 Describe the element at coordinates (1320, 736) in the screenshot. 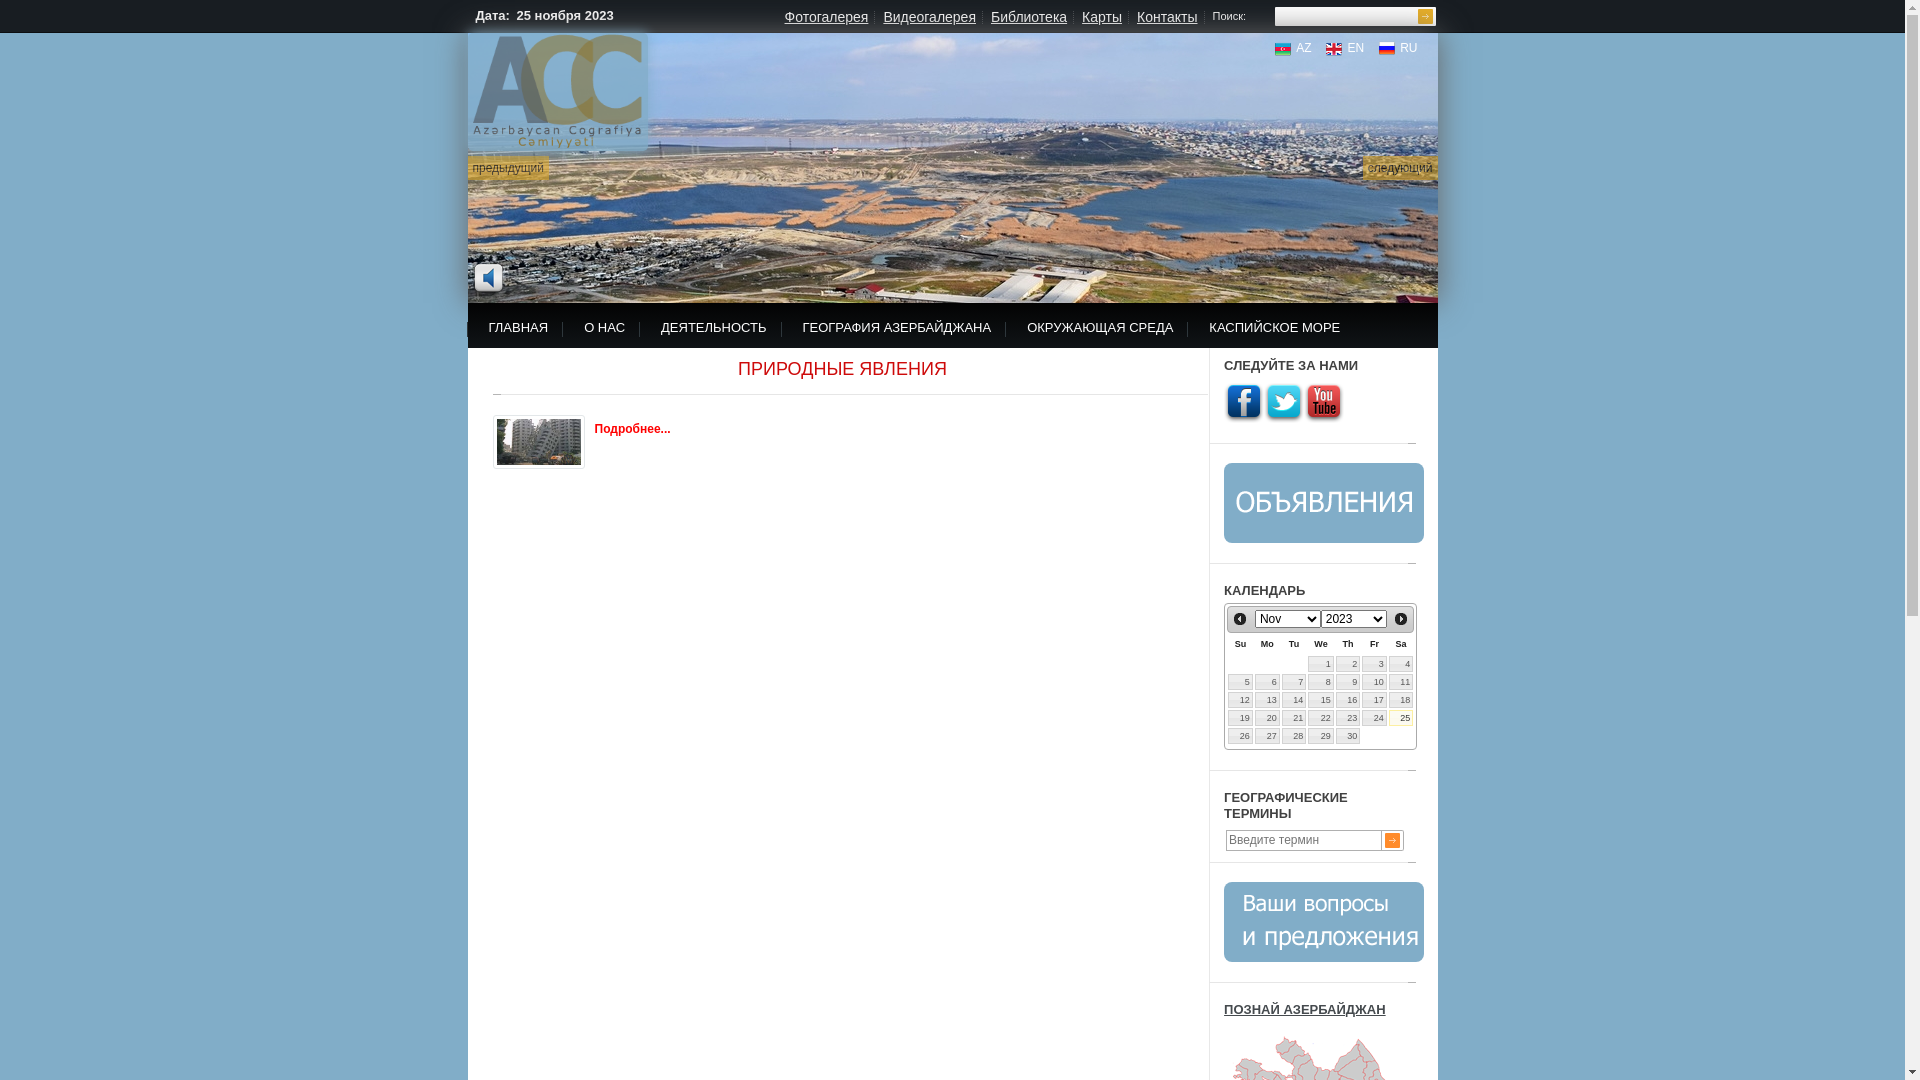

I see `'29'` at that location.